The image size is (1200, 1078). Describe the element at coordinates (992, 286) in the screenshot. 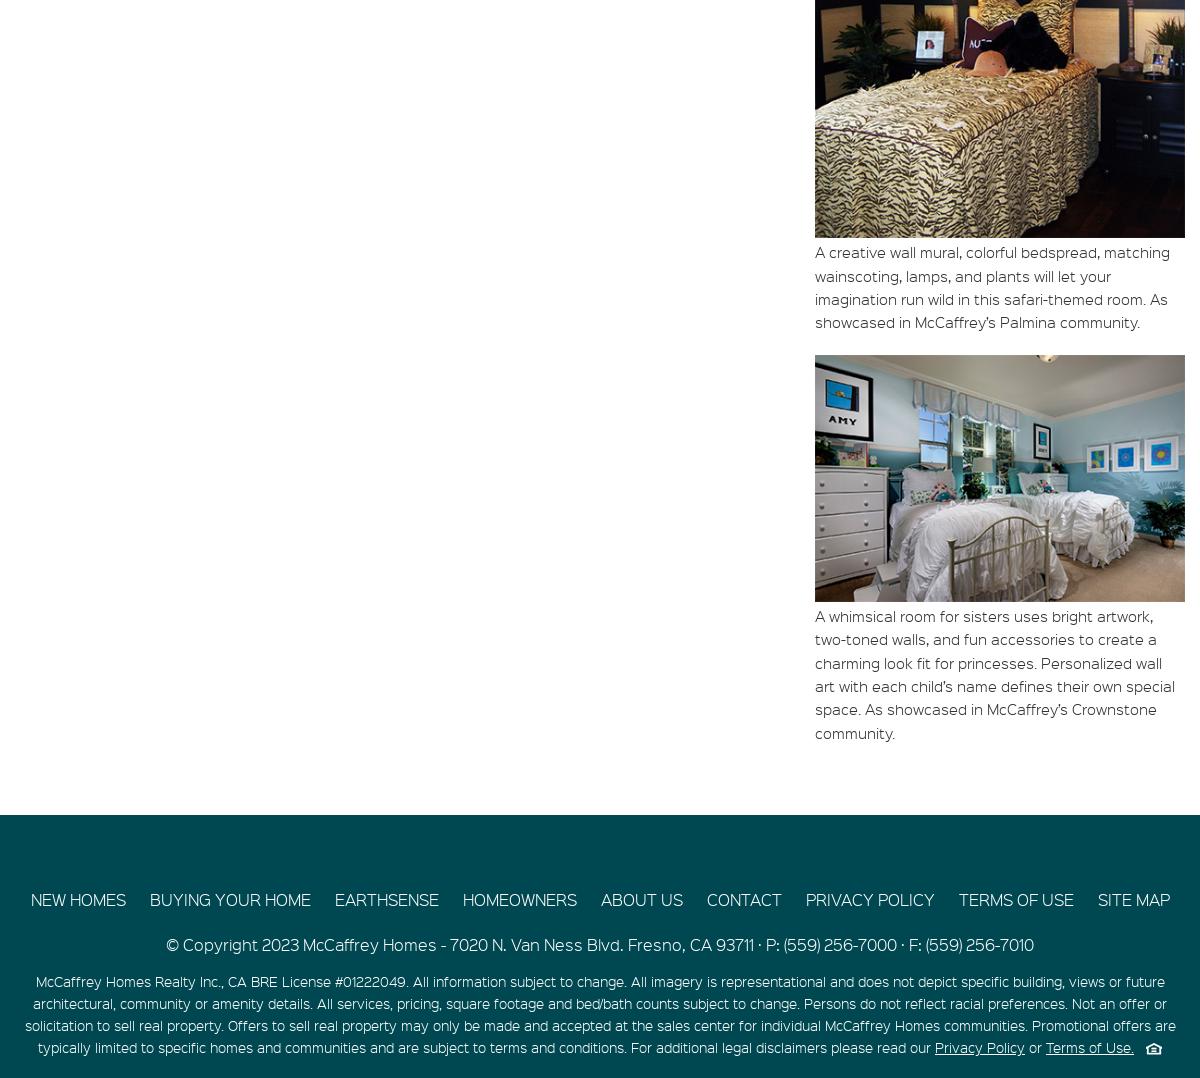

I see `'A creative wall mural, colorful bedspread, matching wainscoting, lamps, and plants will let your imagination run wild in this safari-themed room. As showcased in McCaffrey’s Palmina community.'` at that location.